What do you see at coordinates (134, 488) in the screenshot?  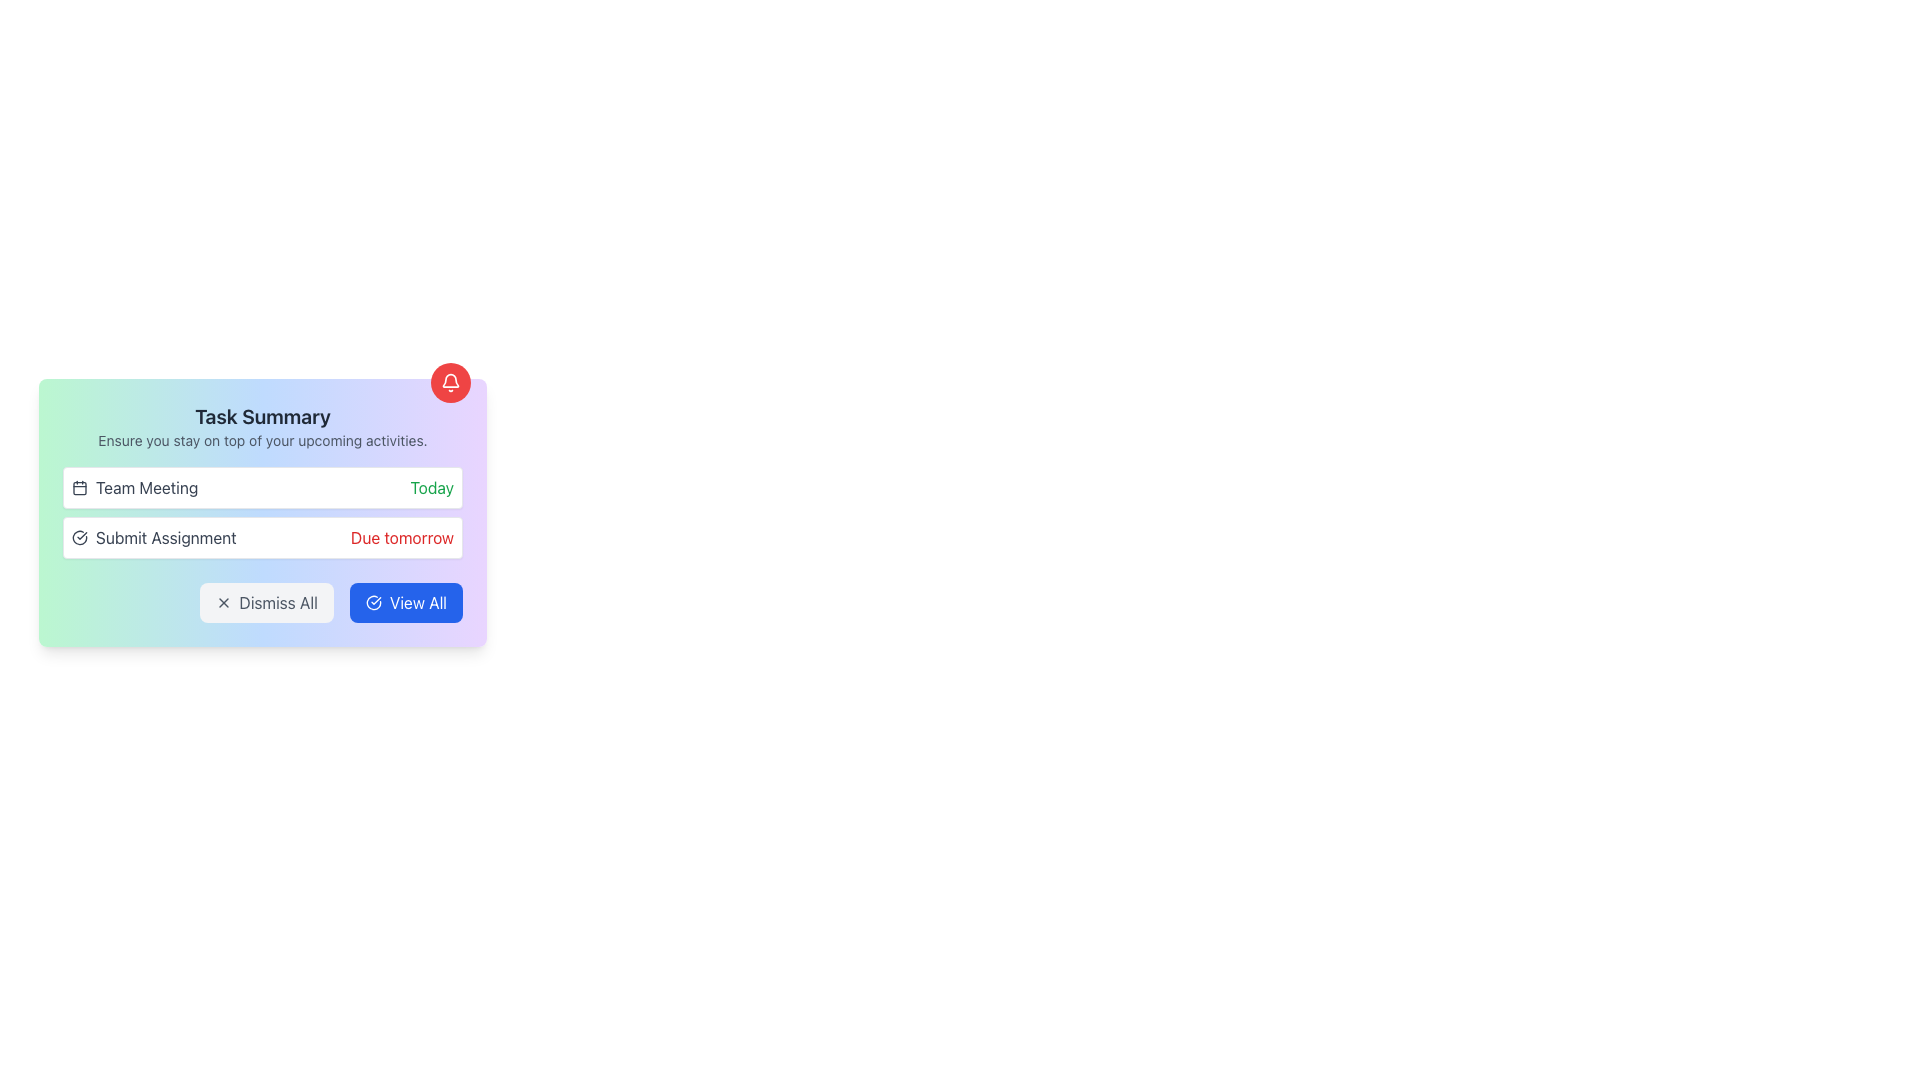 I see `the 'Team Meeting' text label` at bounding box center [134, 488].